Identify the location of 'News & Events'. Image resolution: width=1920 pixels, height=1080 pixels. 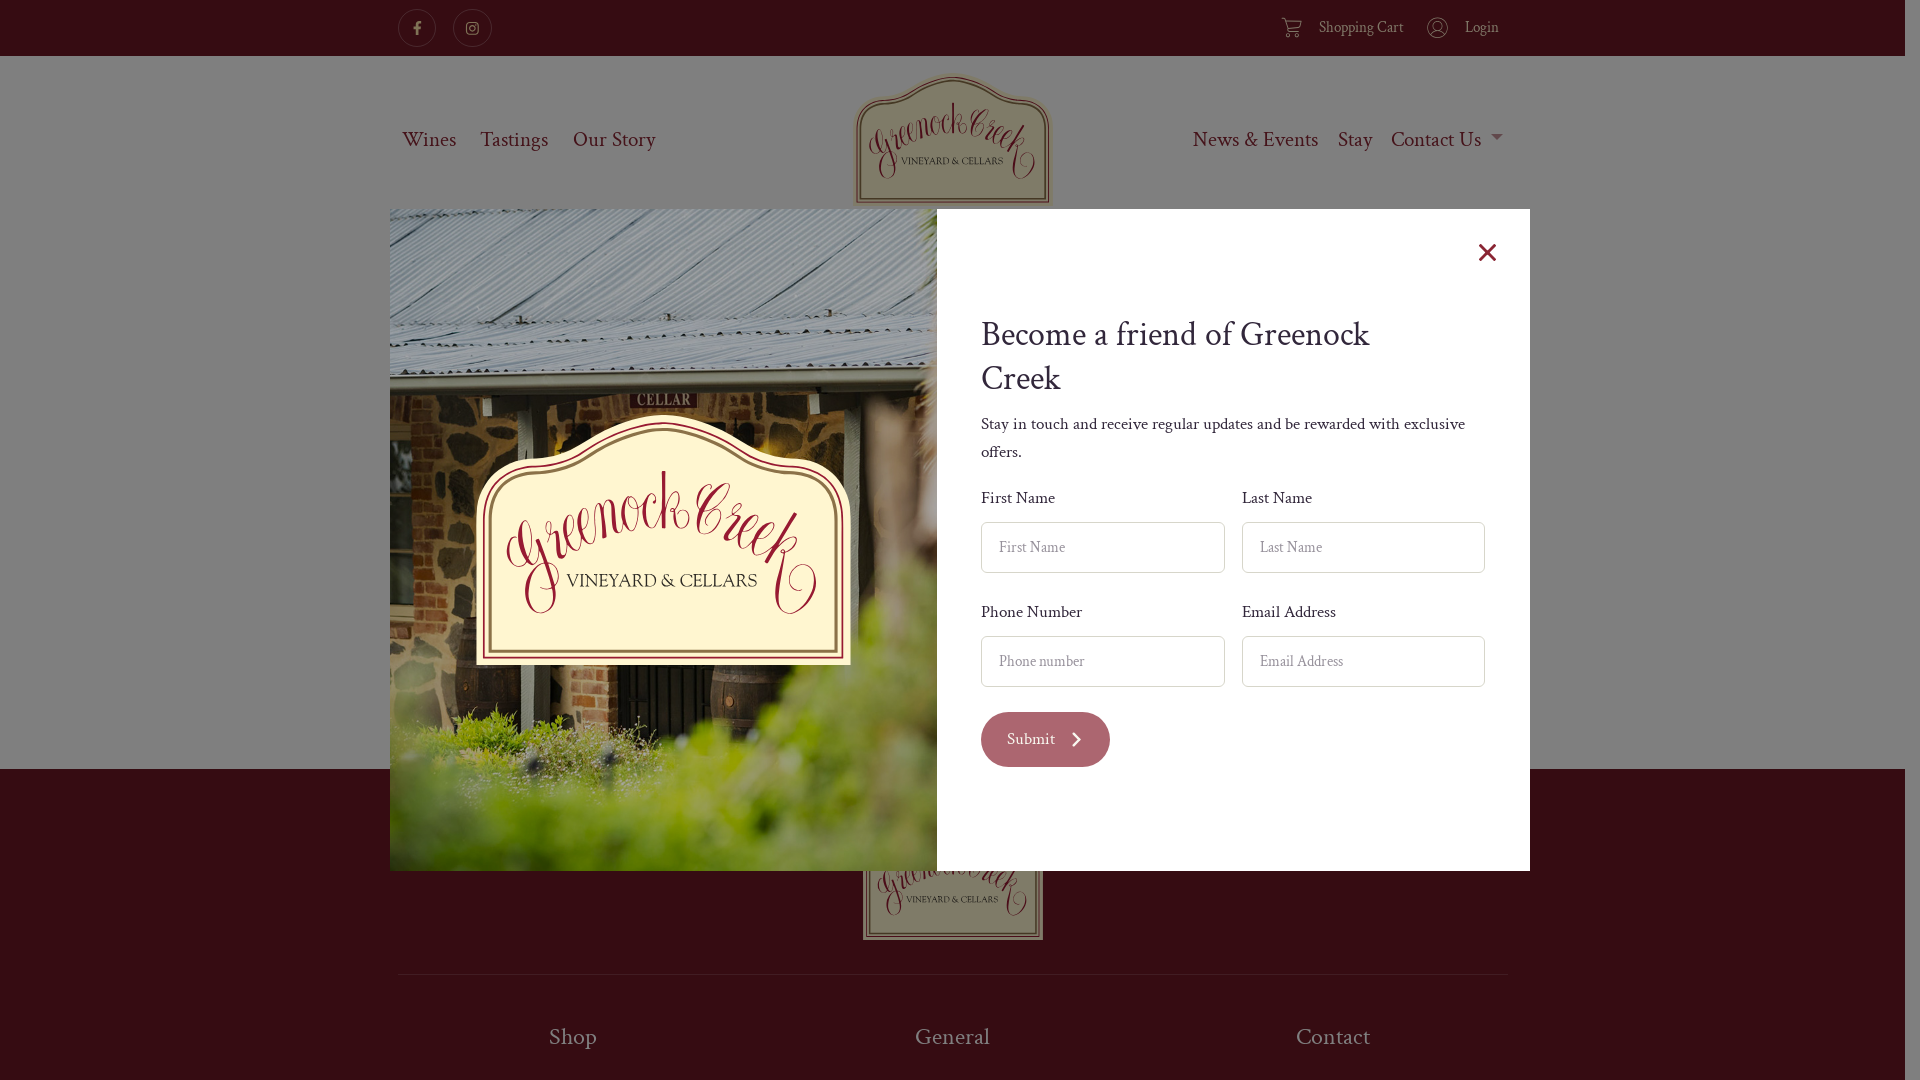
(1255, 138).